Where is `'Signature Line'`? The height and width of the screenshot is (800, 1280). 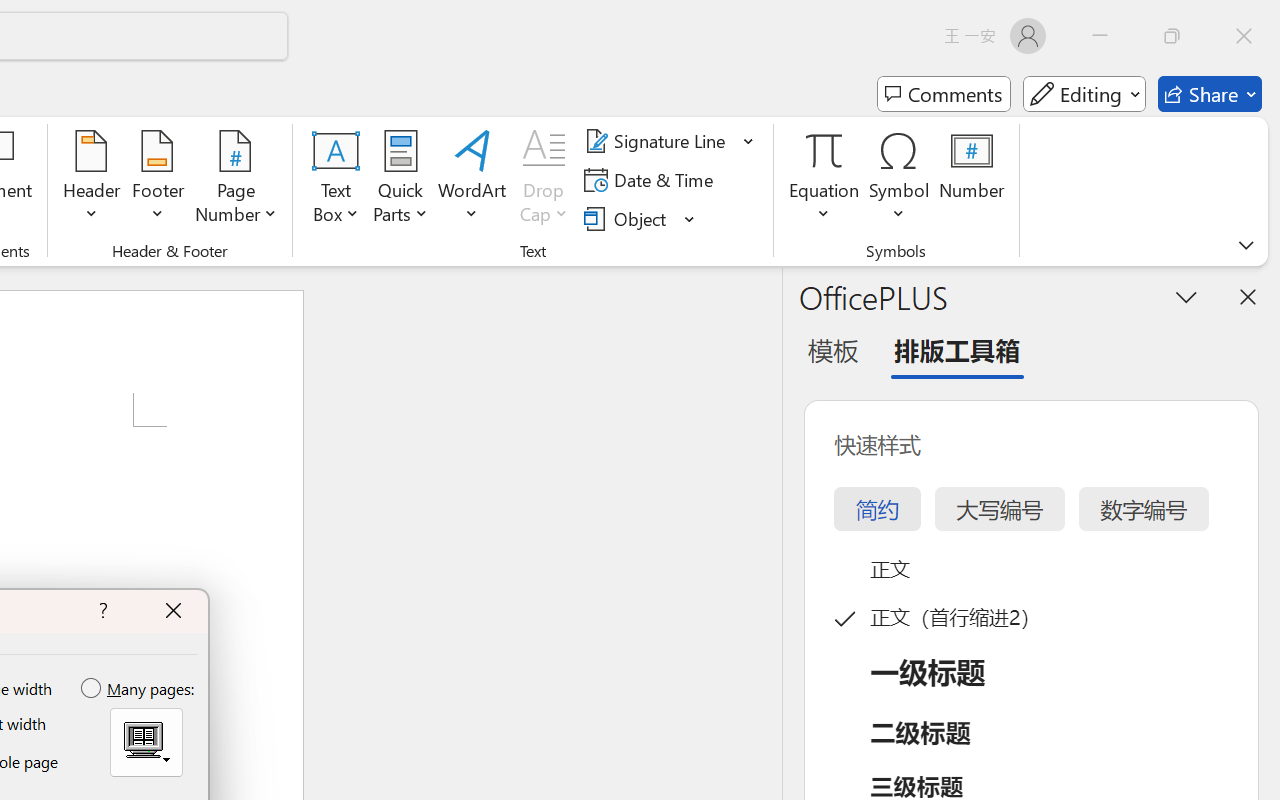
'Signature Line' is located at coordinates (658, 141).